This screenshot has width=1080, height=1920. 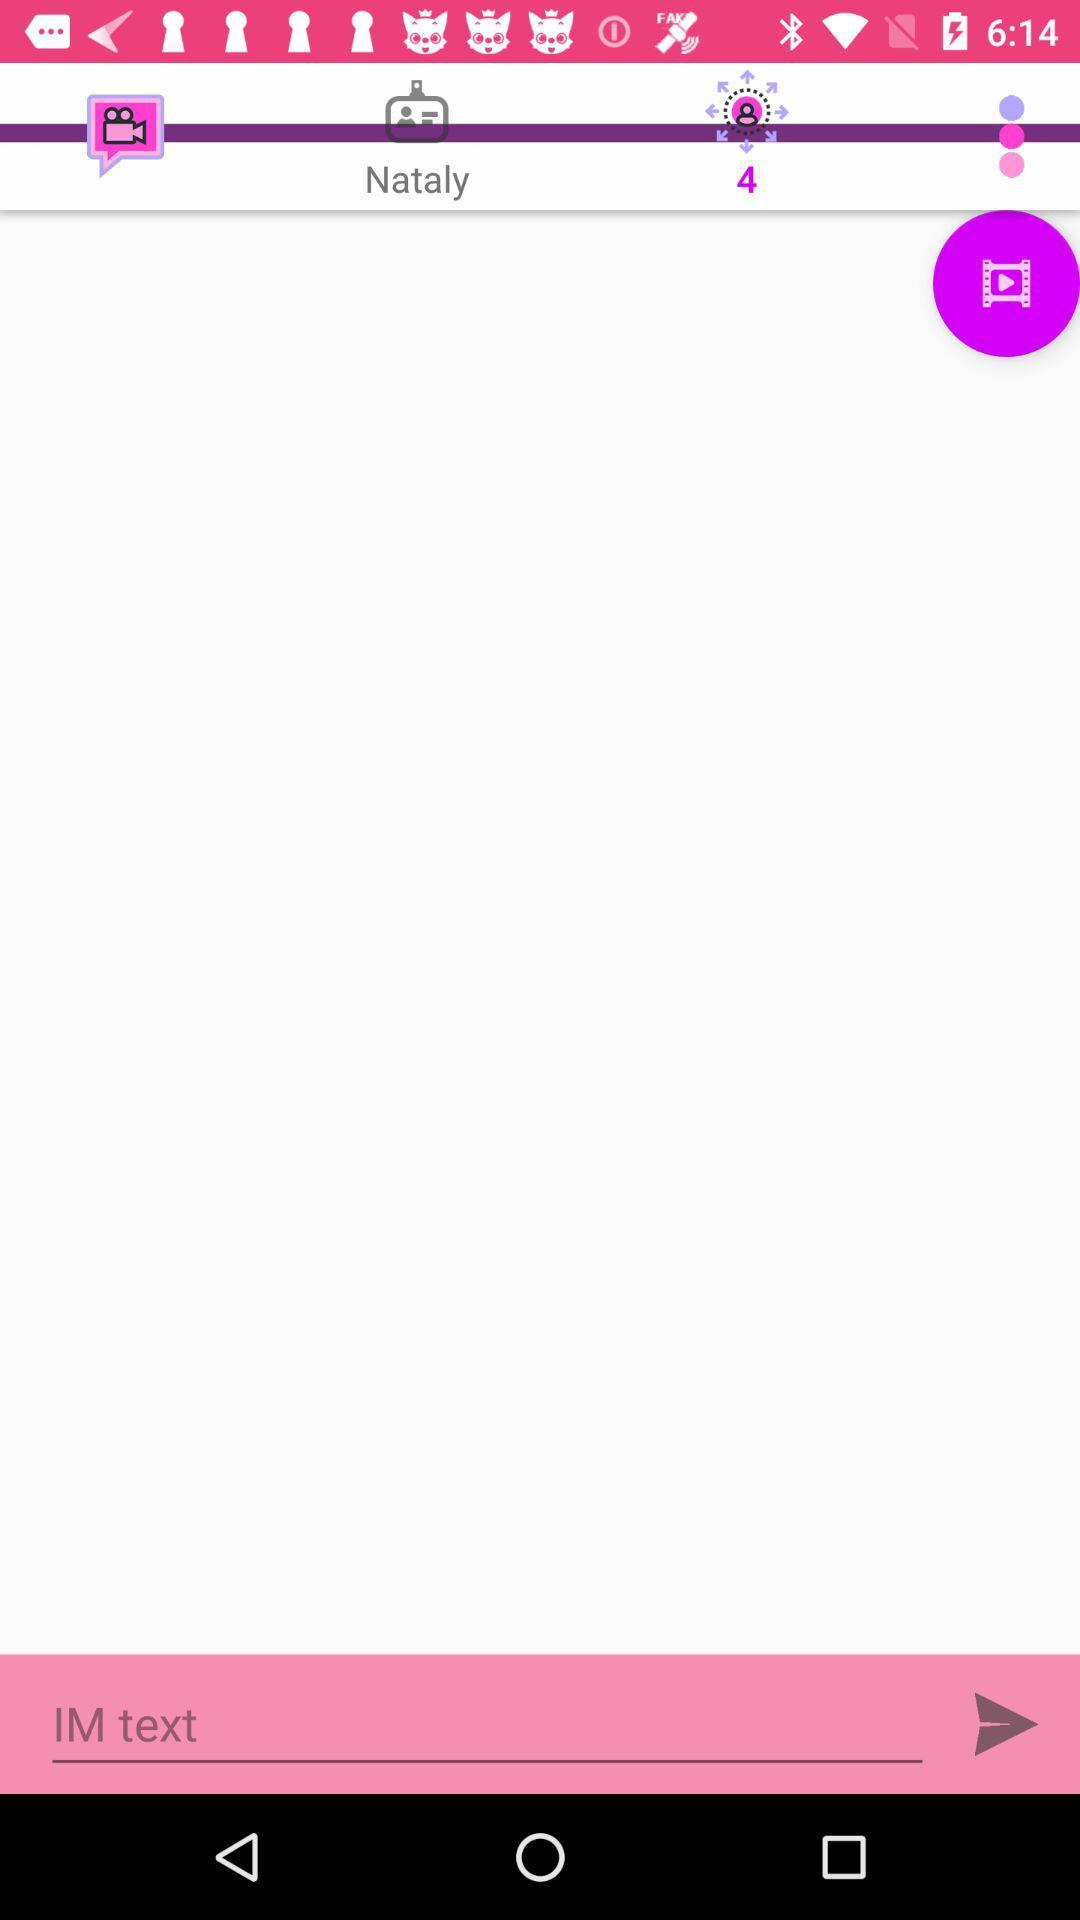 What do you see at coordinates (540, 931) in the screenshot?
I see `write the option` at bounding box center [540, 931].